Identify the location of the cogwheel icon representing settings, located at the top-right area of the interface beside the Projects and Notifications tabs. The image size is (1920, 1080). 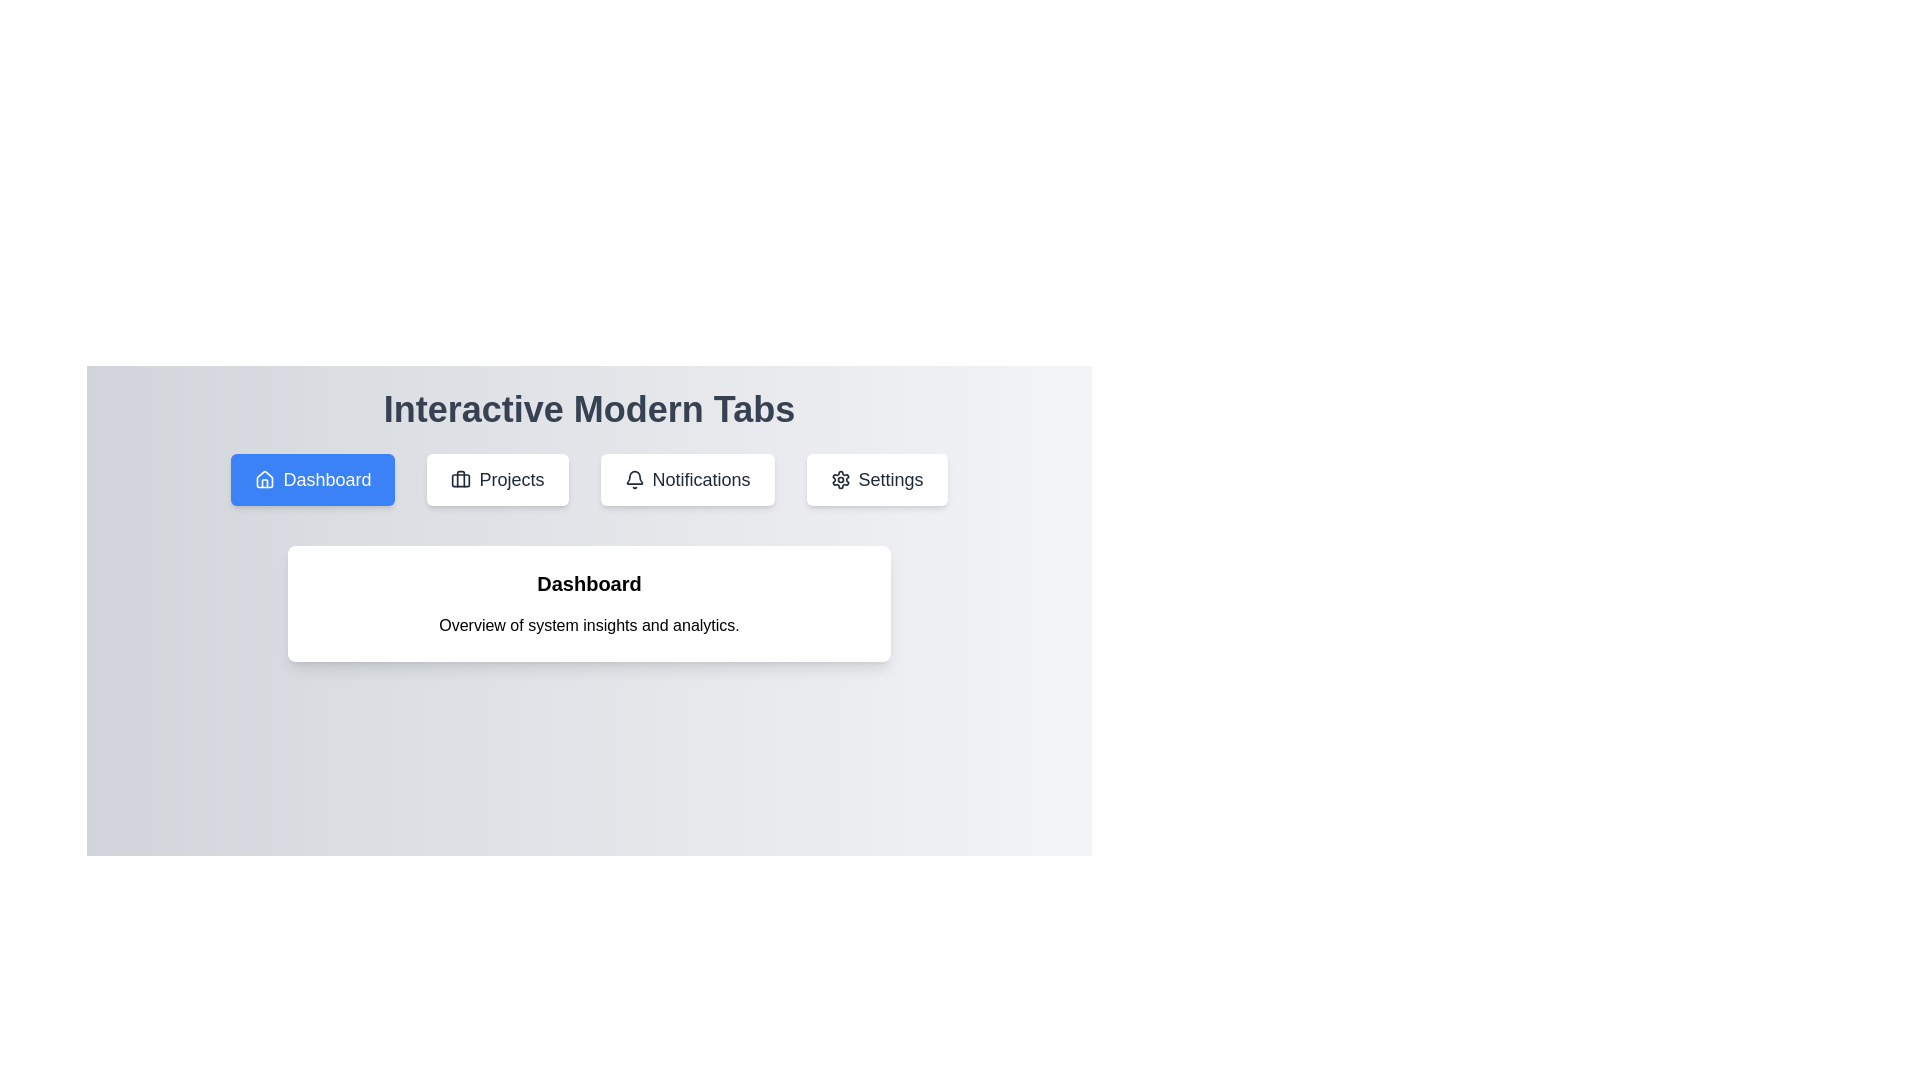
(840, 479).